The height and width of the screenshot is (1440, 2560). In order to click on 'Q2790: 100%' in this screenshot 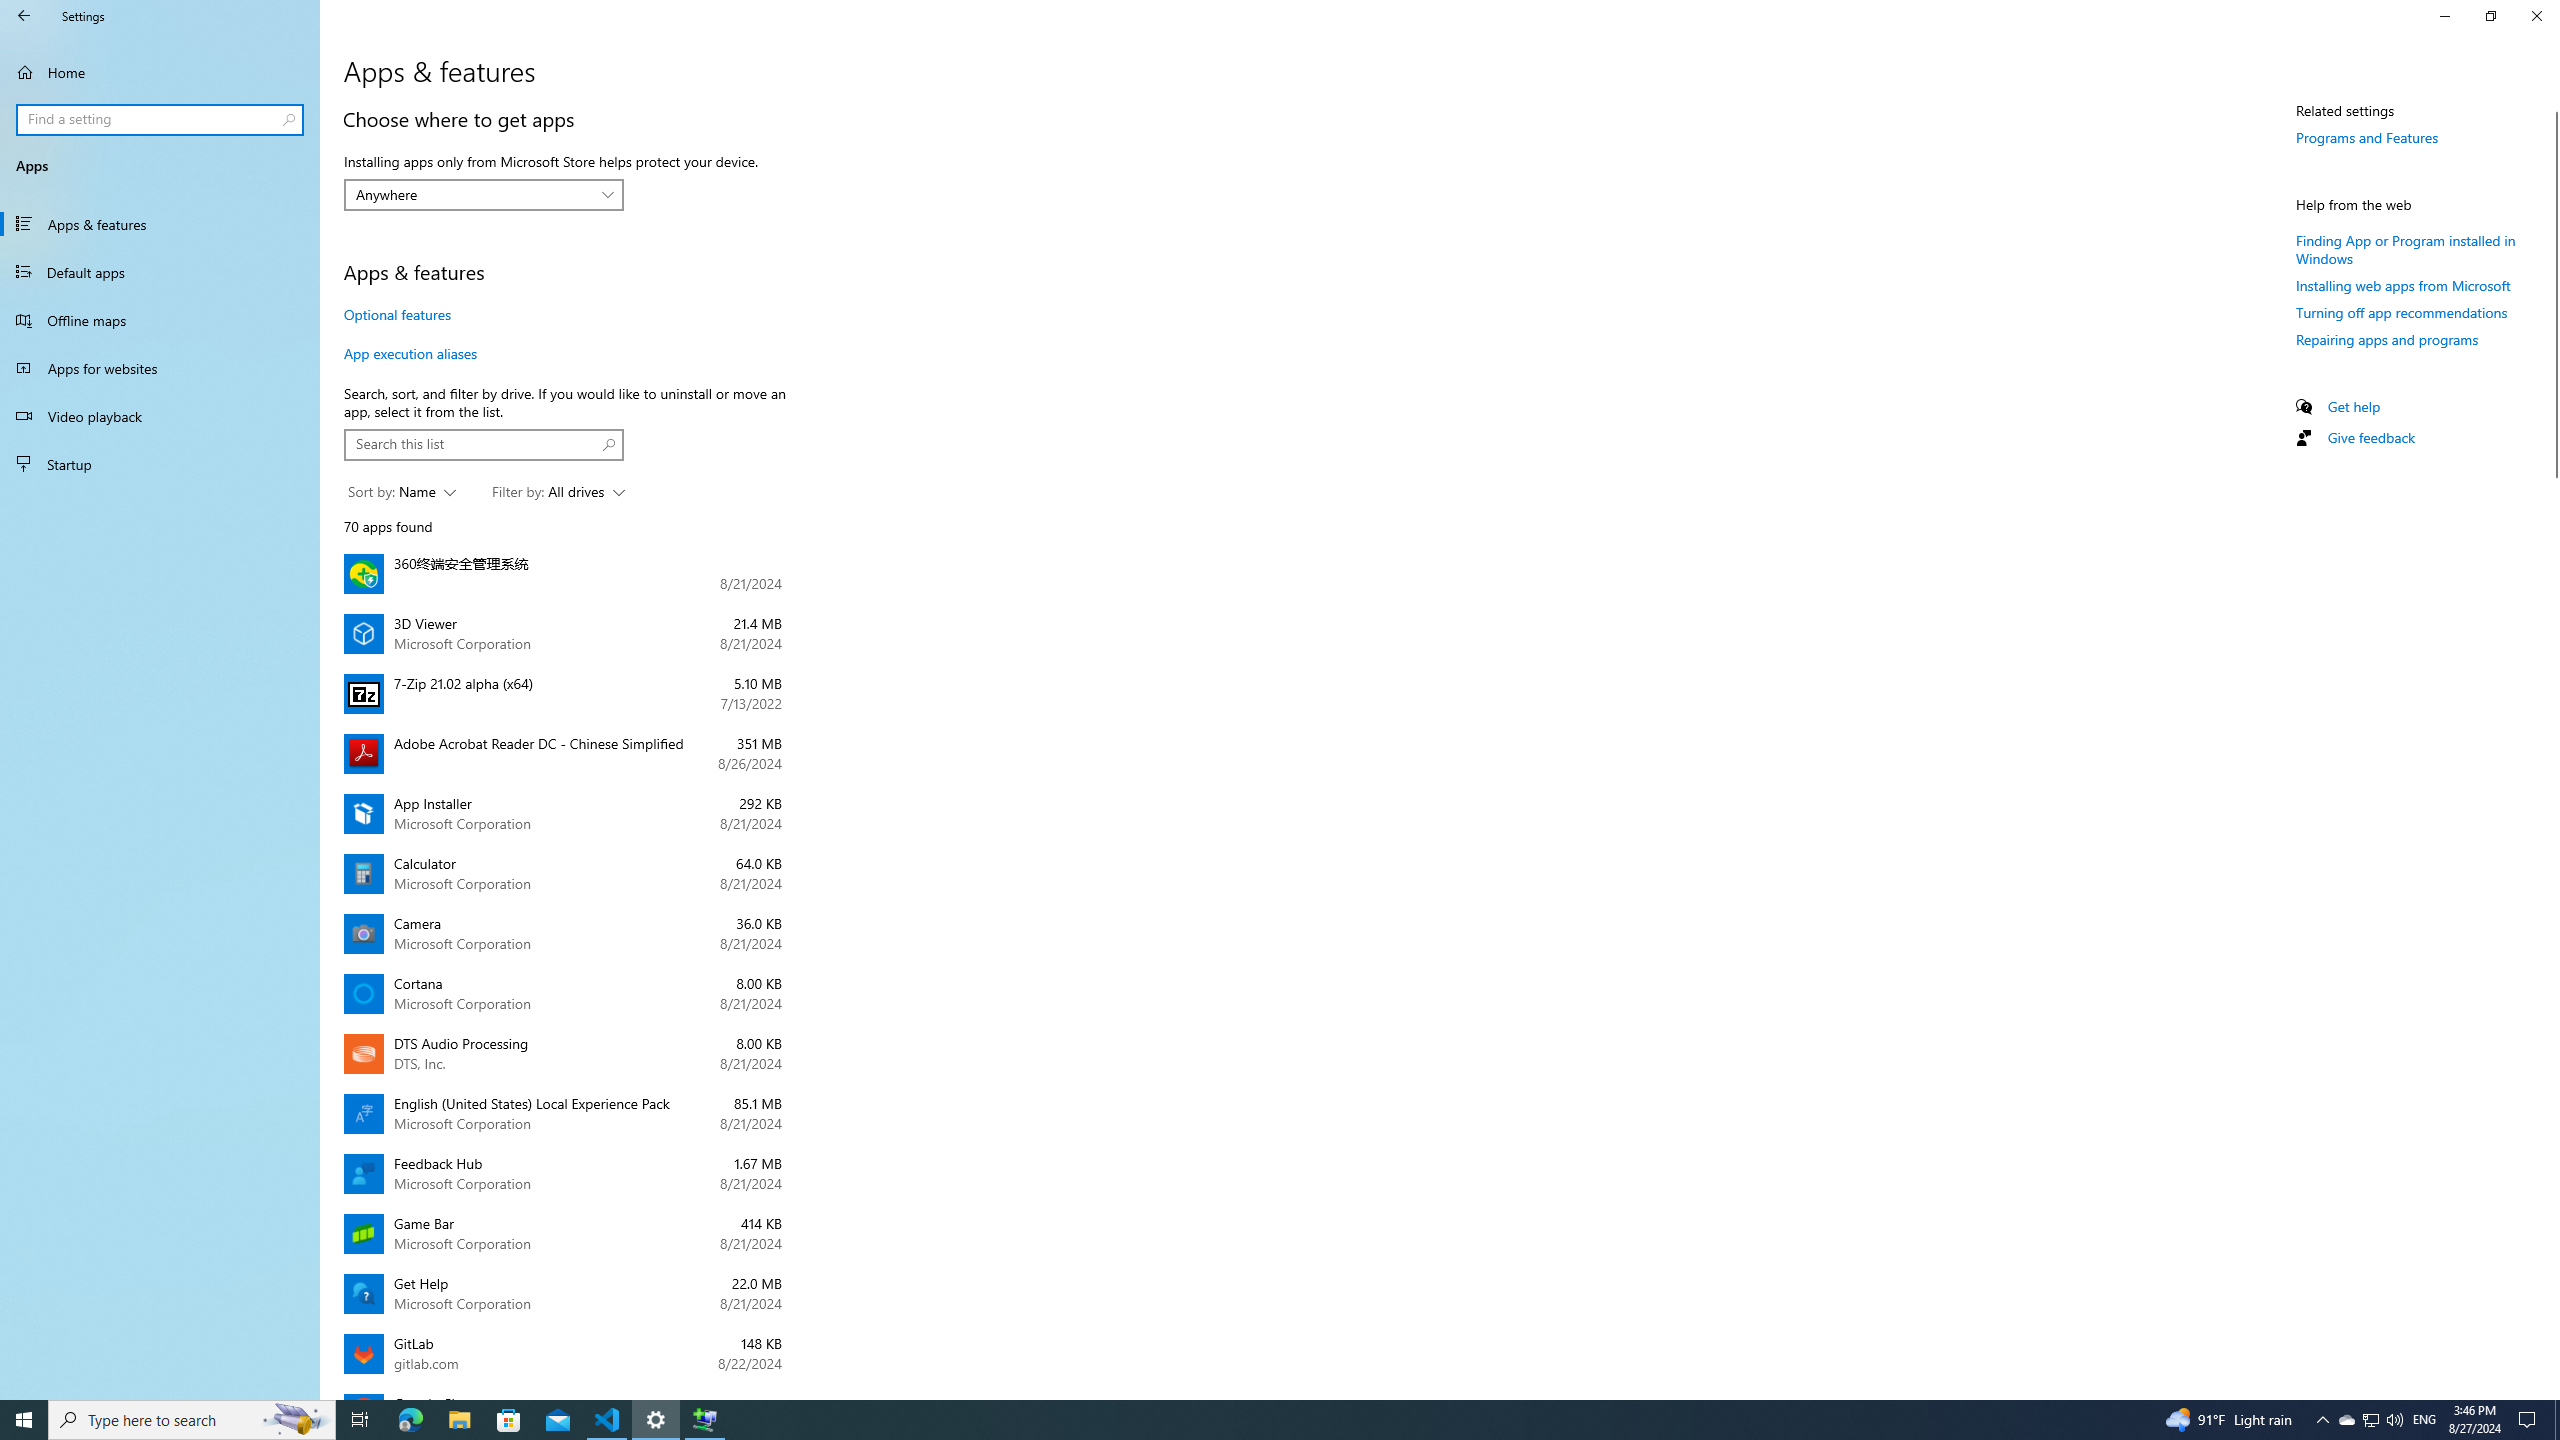, I will do `click(2393, 1418)`.